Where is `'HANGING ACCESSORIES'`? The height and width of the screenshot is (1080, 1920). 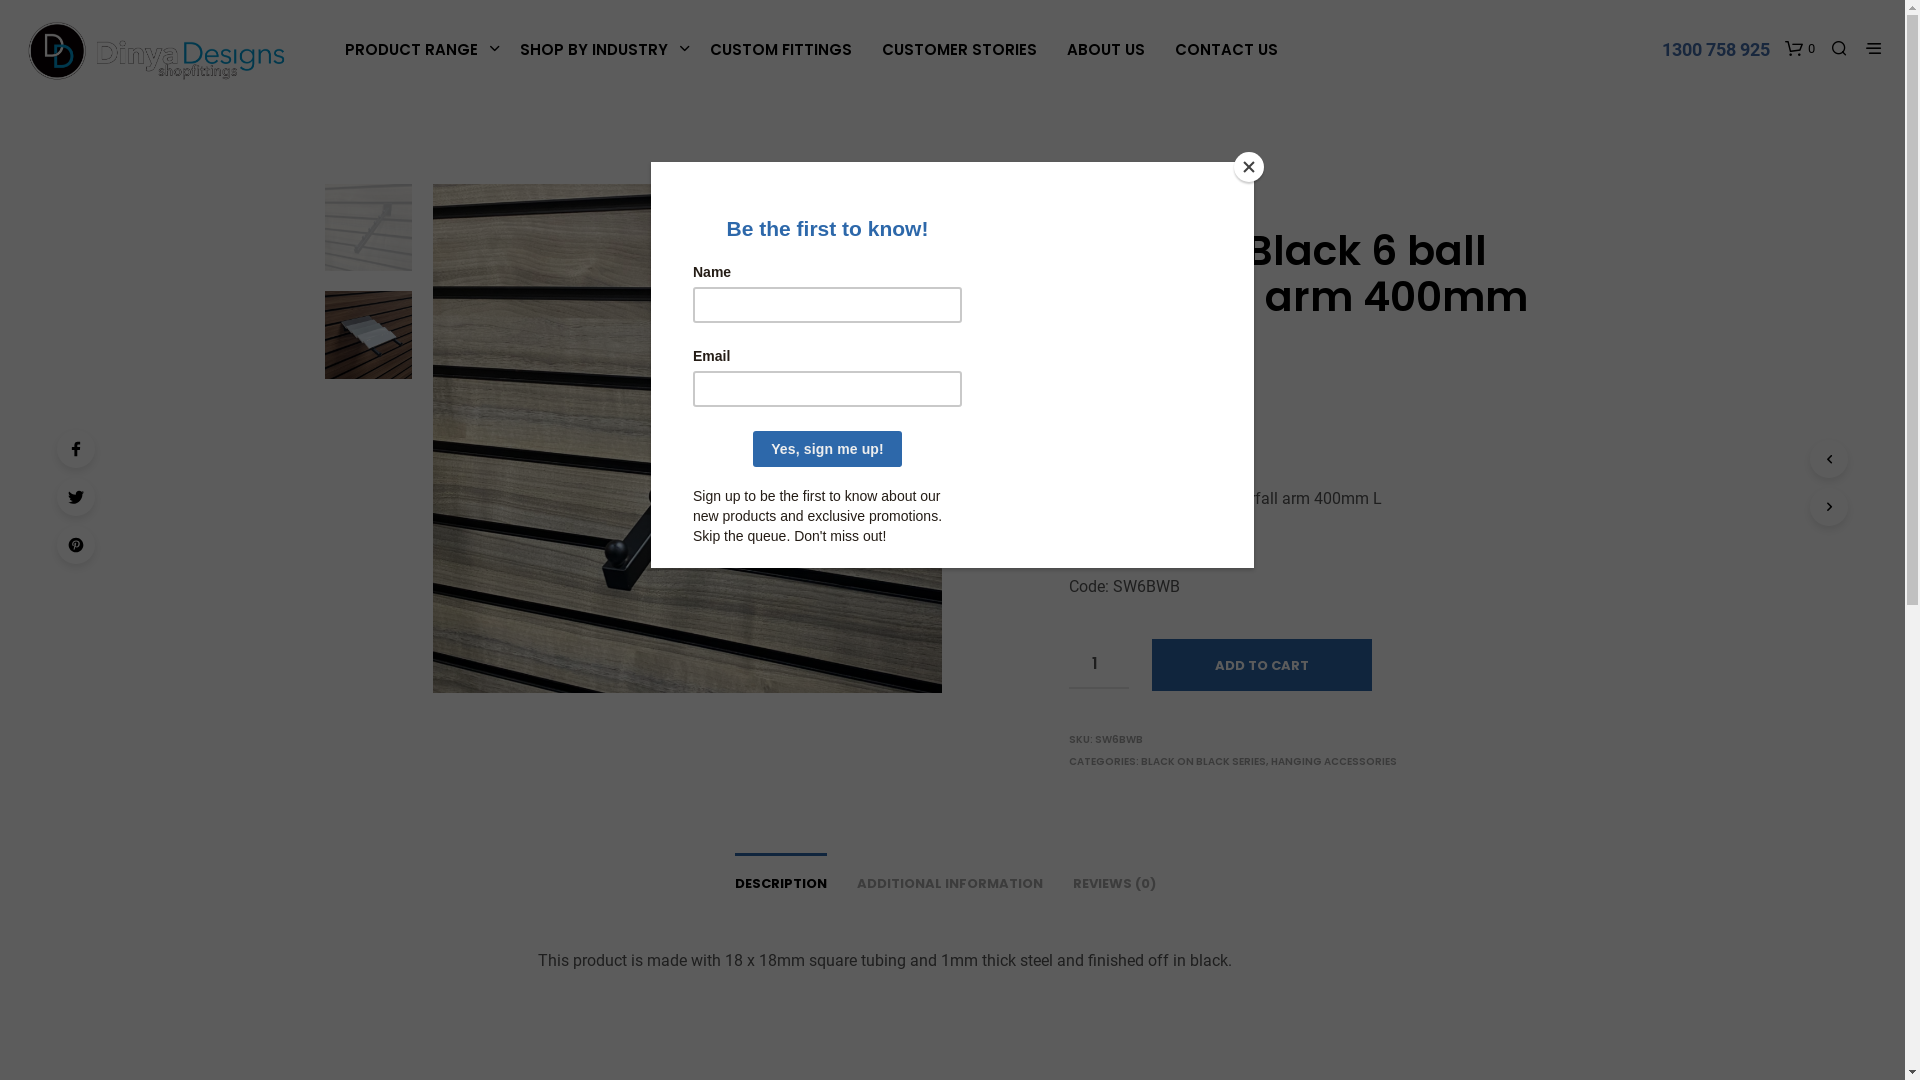
'HANGING ACCESSORIES' is located at coordinates (1270, 761).